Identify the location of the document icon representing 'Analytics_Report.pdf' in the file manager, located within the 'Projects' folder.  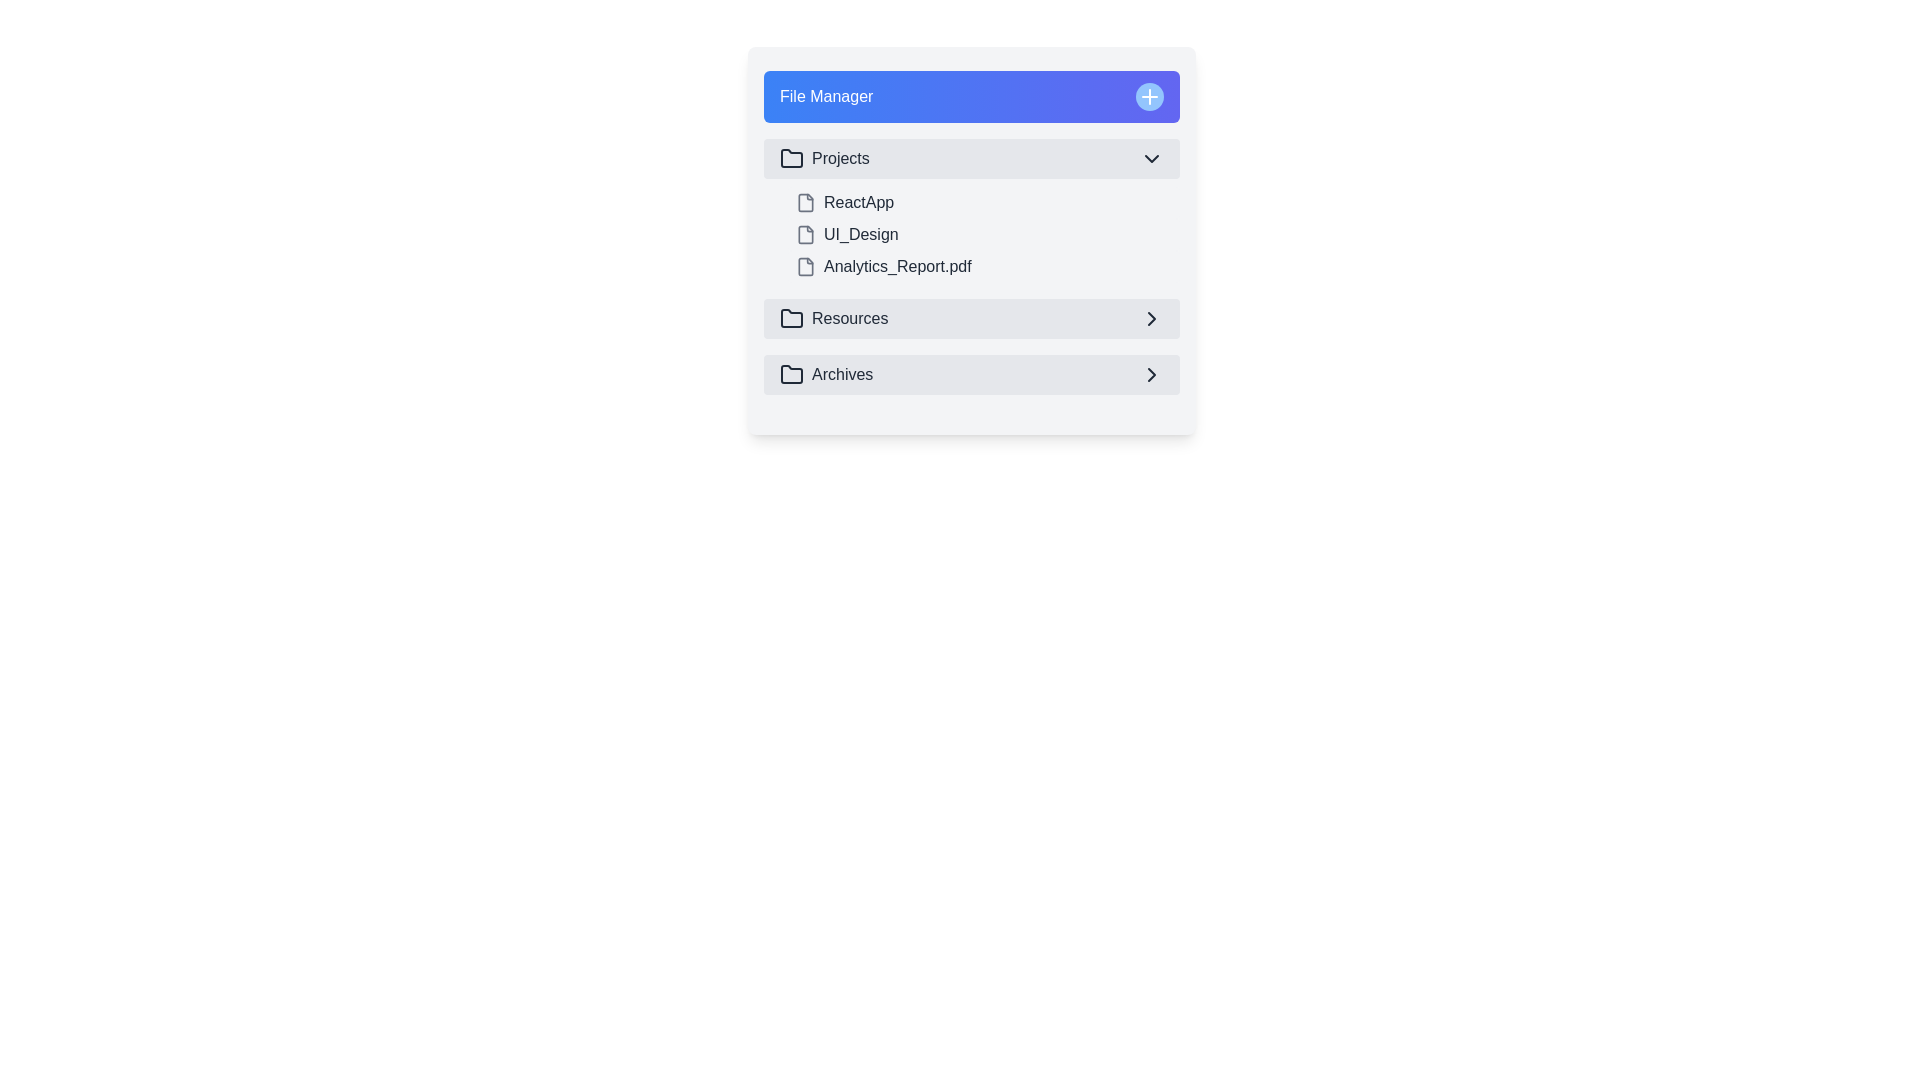
(806, 265).